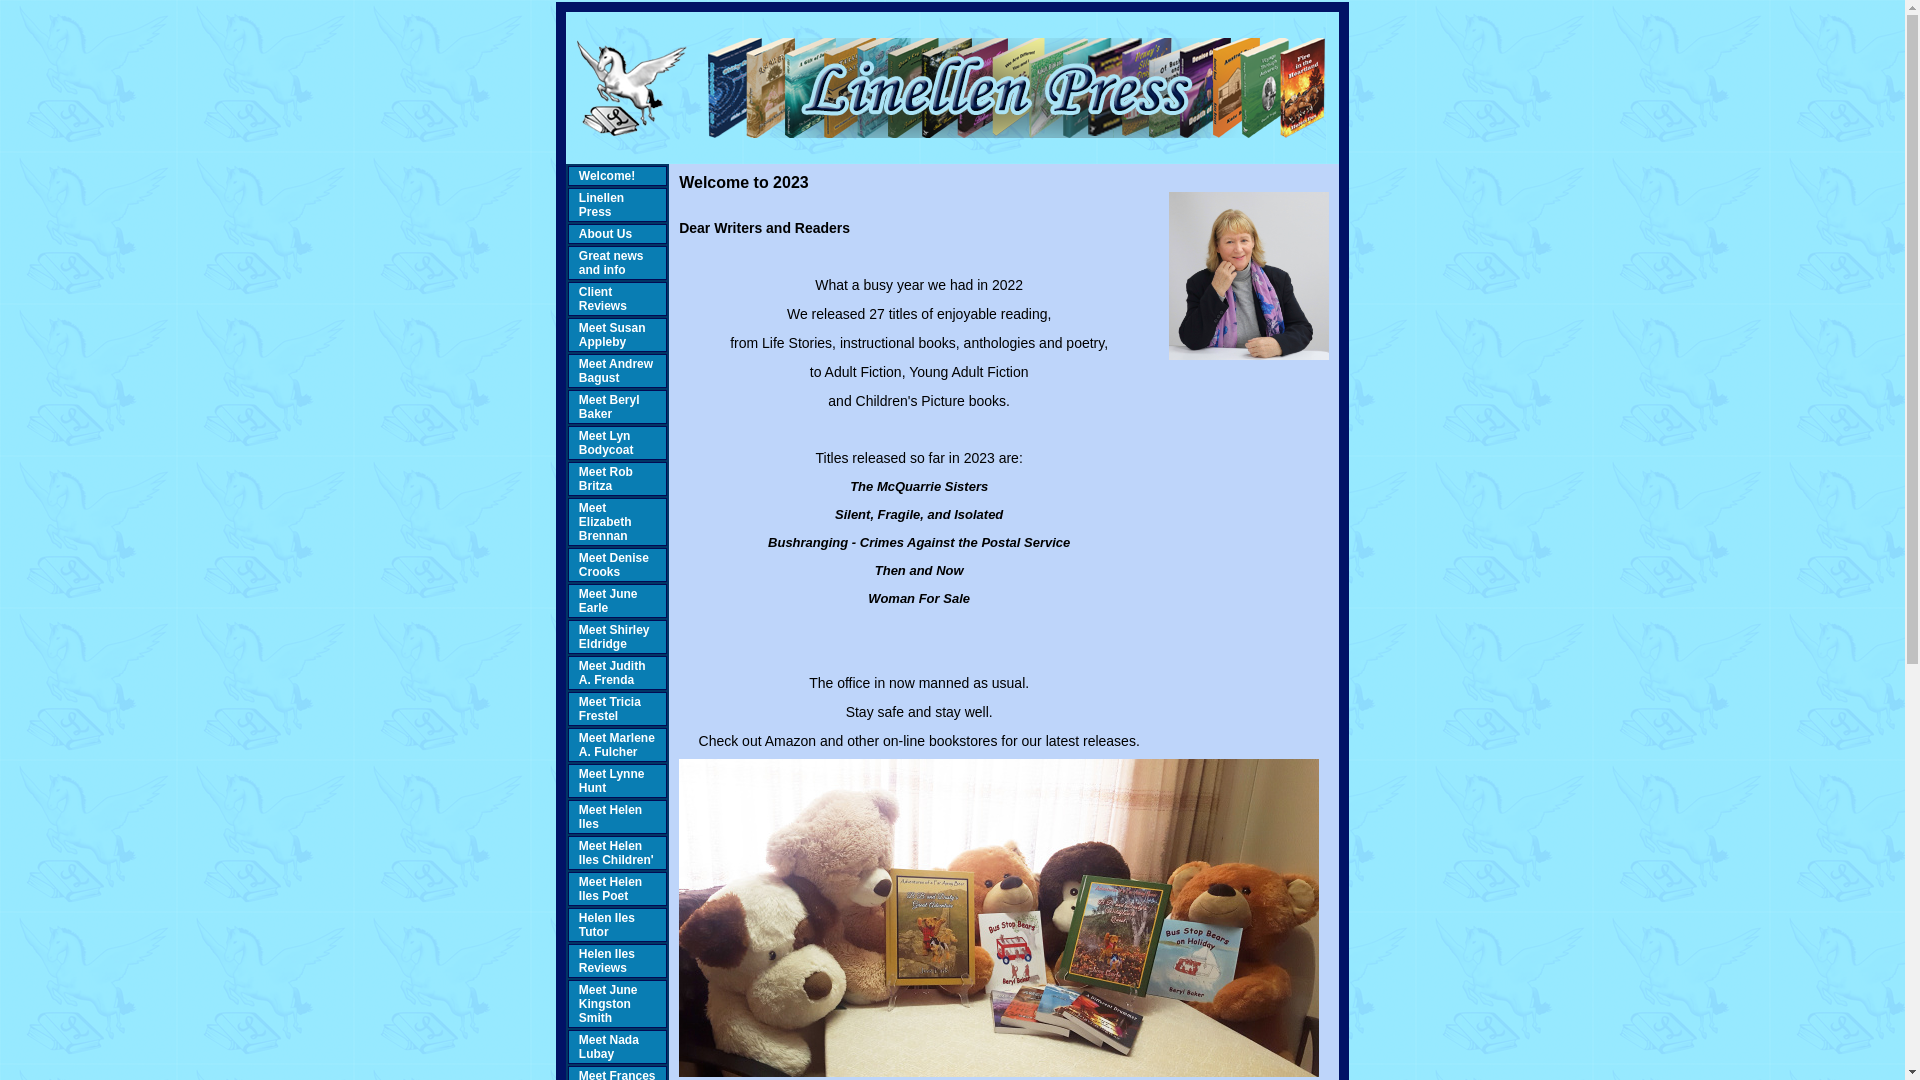 The width and height of the screenshot is (1920, 1080). I want to click on 'Meet Helen Iles', so click(609, 817).